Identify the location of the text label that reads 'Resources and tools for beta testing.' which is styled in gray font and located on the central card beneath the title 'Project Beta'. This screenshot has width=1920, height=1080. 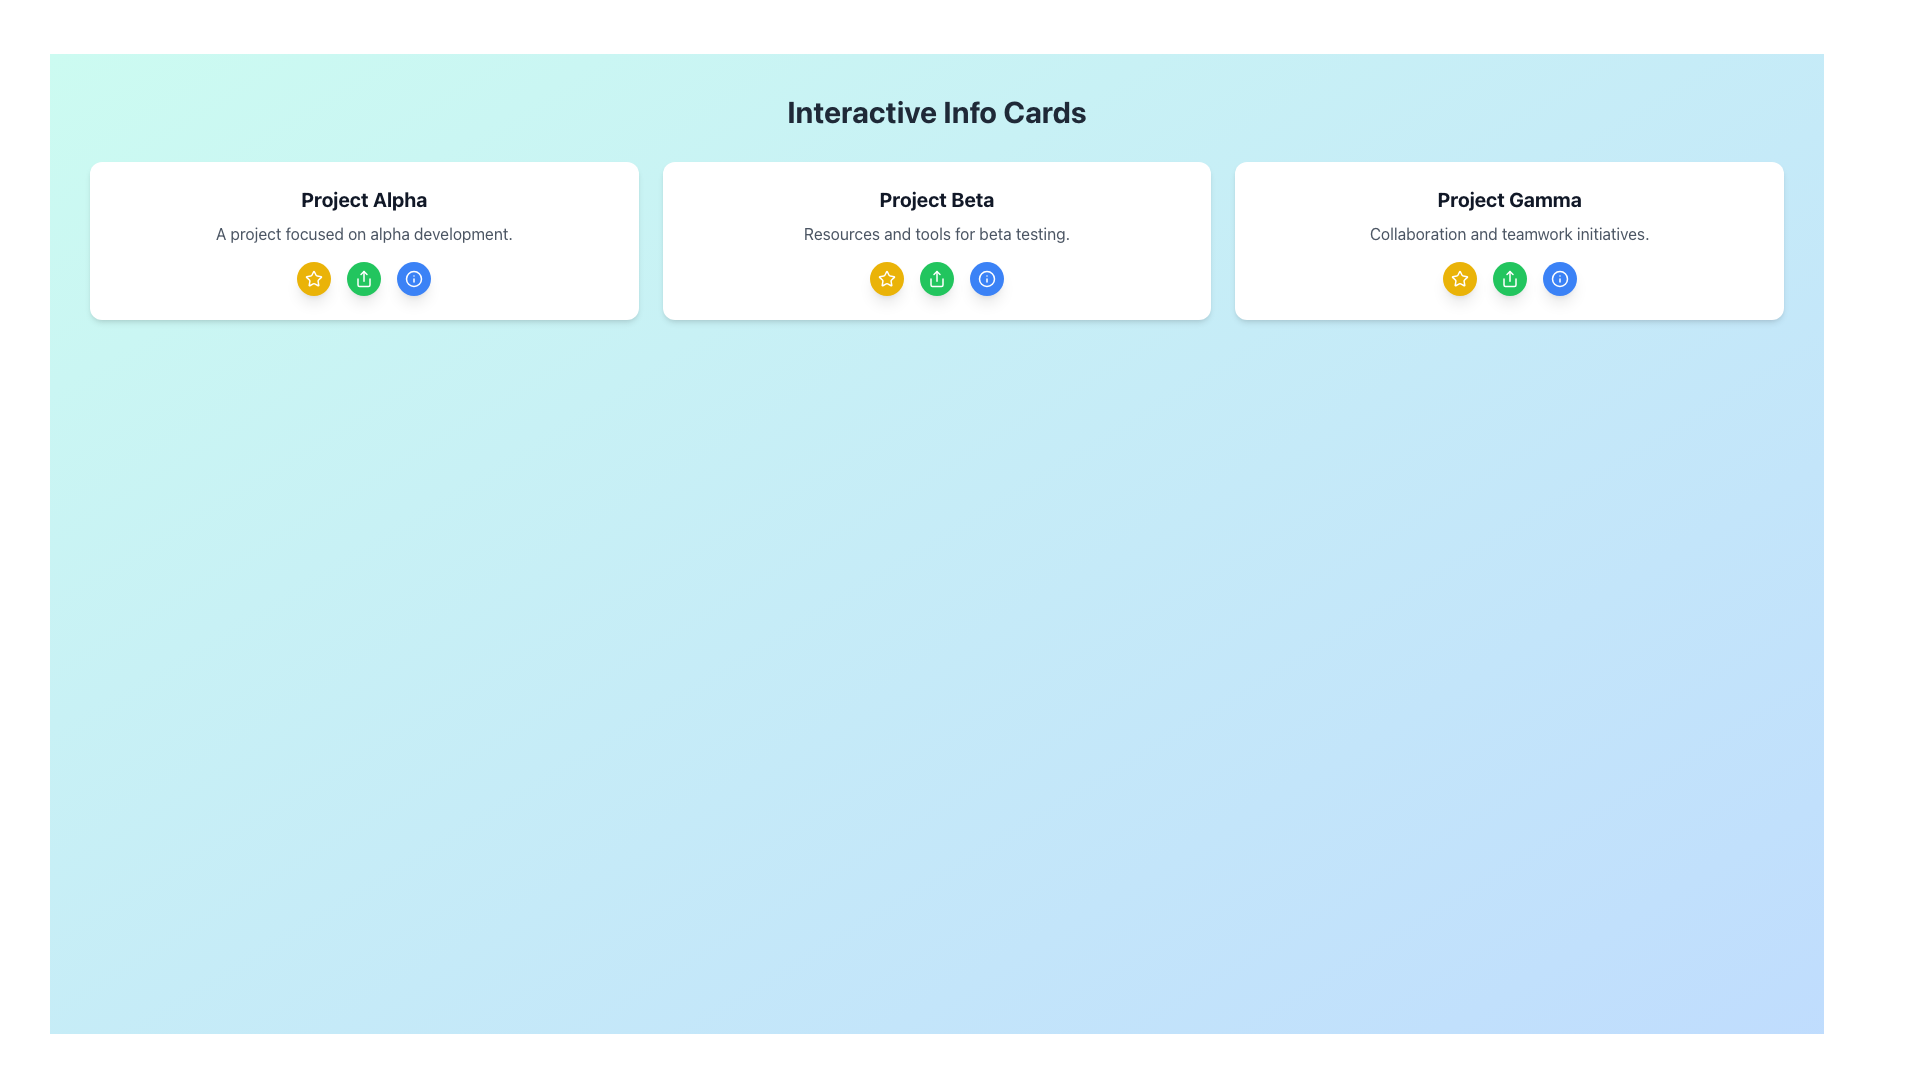
(935, 233).